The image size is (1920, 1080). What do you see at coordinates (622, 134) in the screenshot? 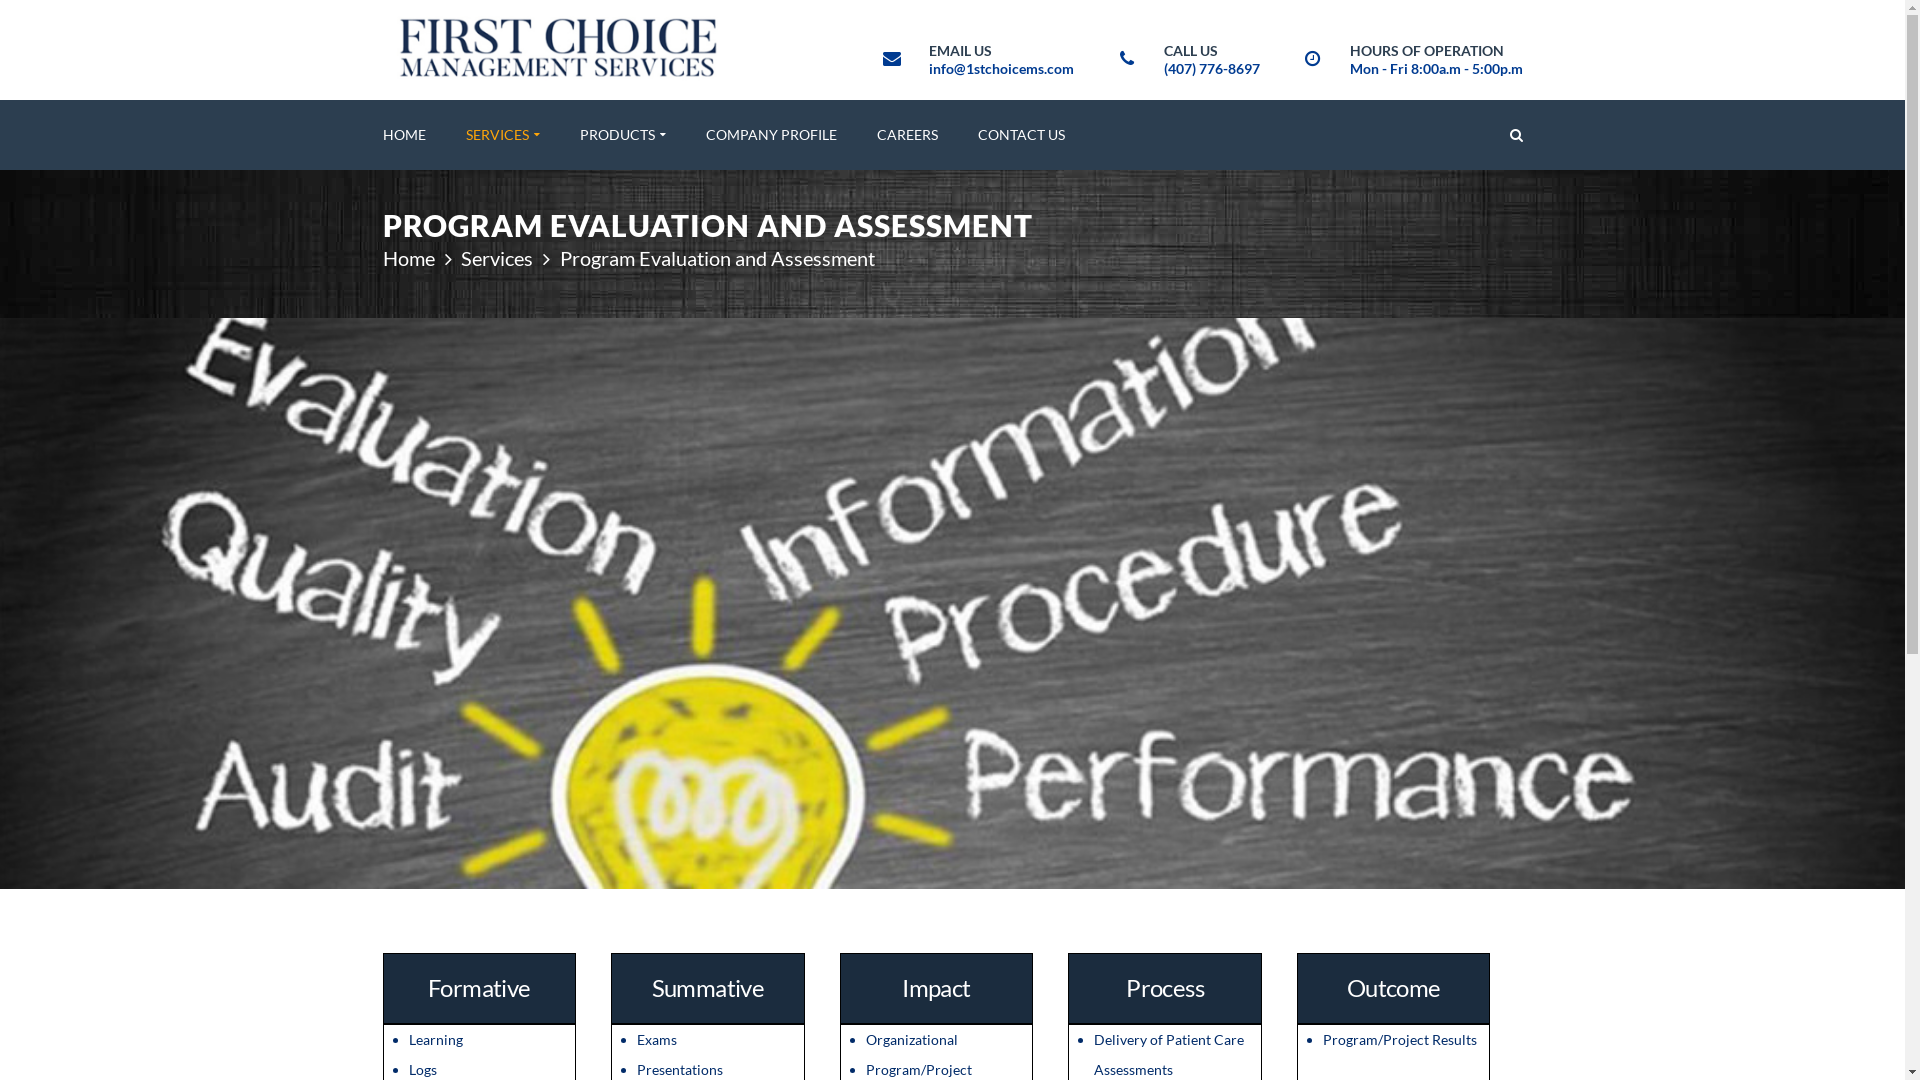
I see `'PRODUCTS'` at bounding box center [622, 134].